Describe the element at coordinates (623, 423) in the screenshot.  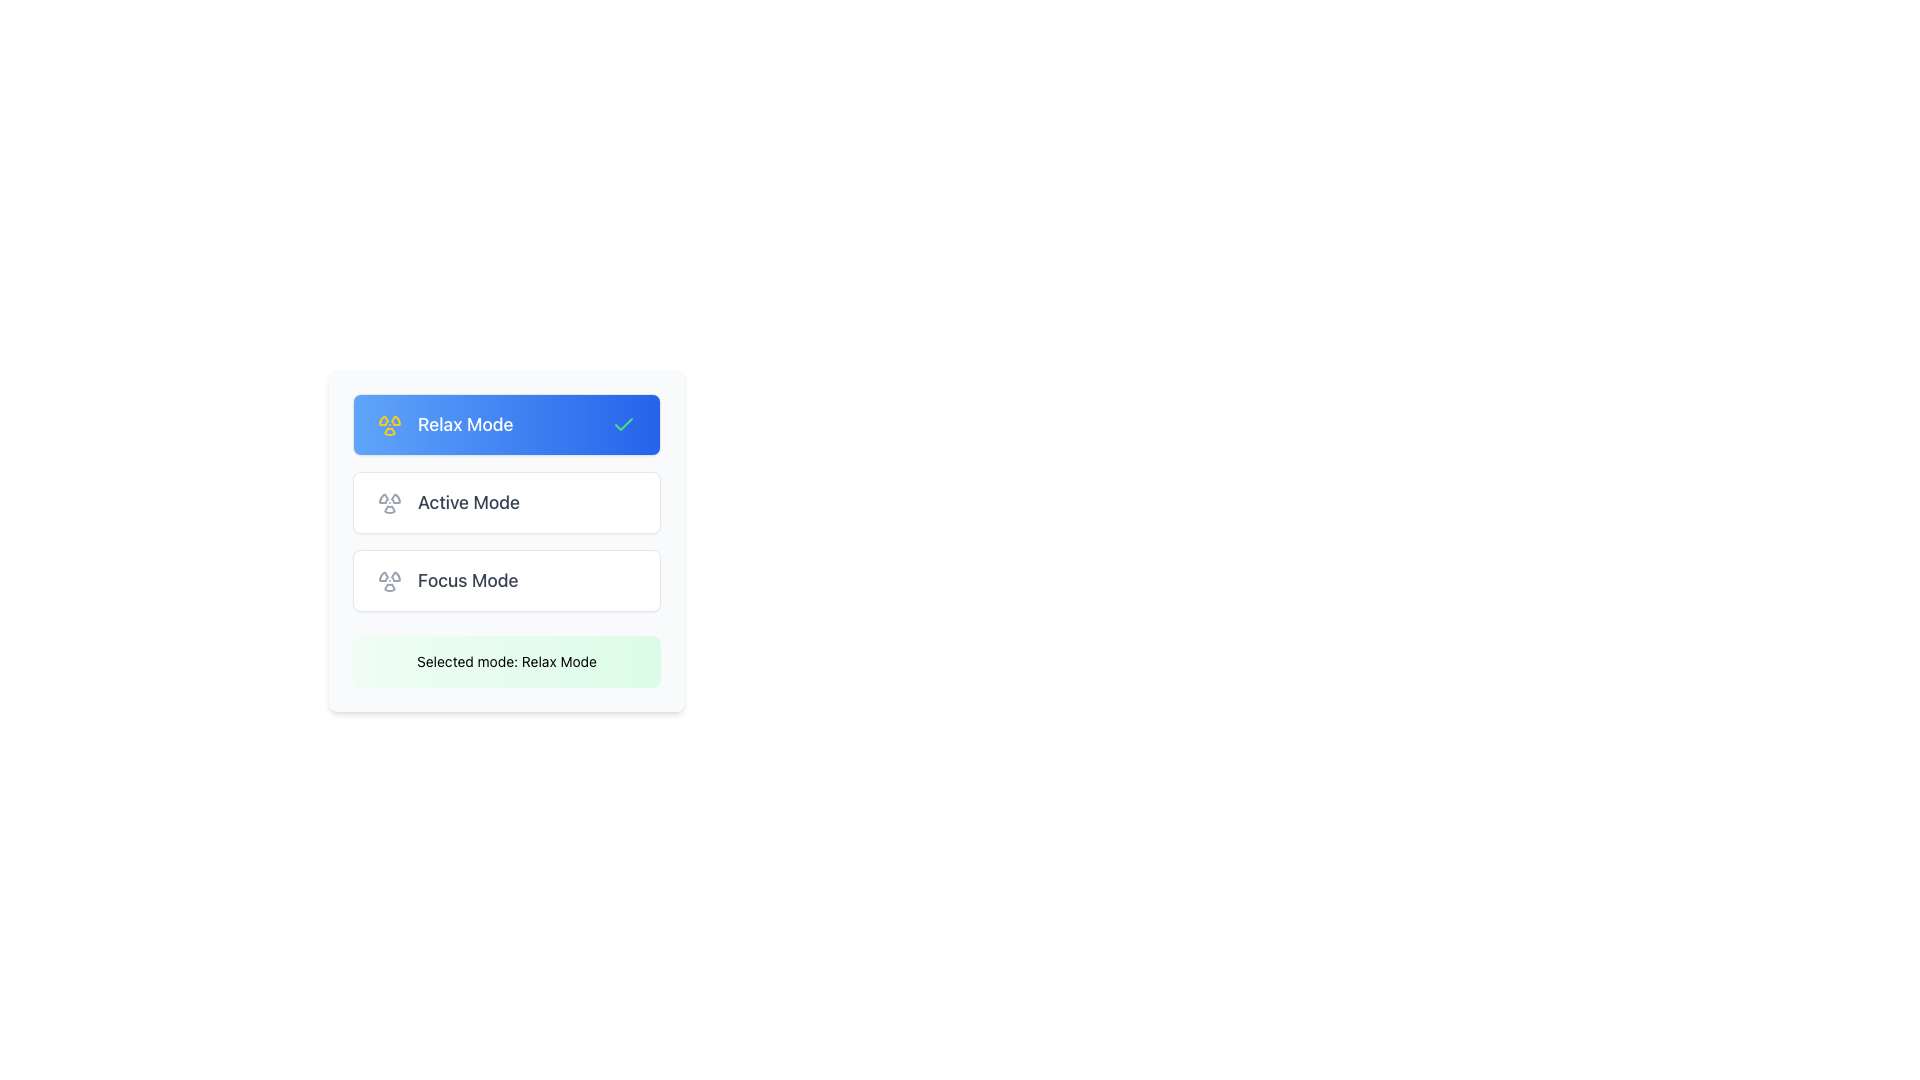
I see `the selection status icon for the 'Relax Mode' button` at that location.